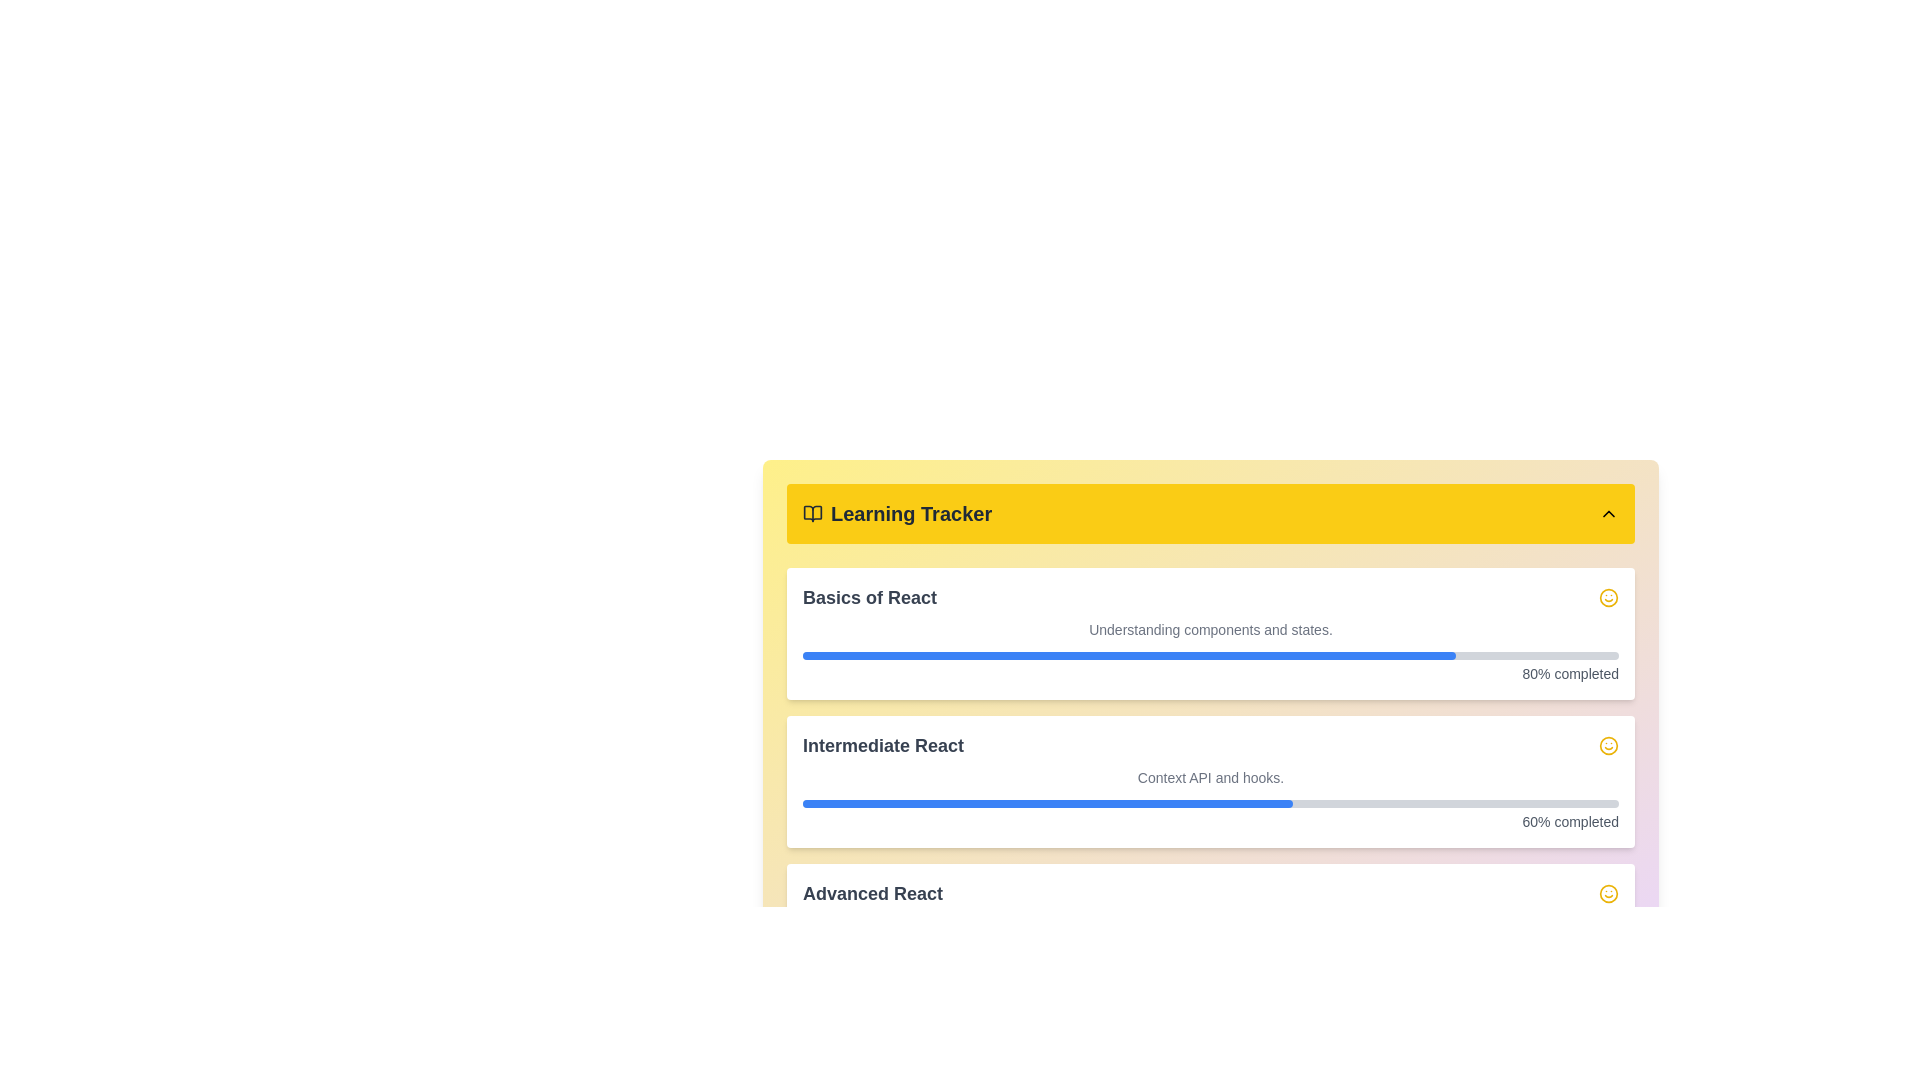  What do you see at coordinates (882, 745) in the screenshot?
I see `the static text label displaying 'Intermediate React' in large, bold, dark-gray font, located in the middle section of the vertical list within the 'Learning Tracker' card` at bounding box center [882, 745].